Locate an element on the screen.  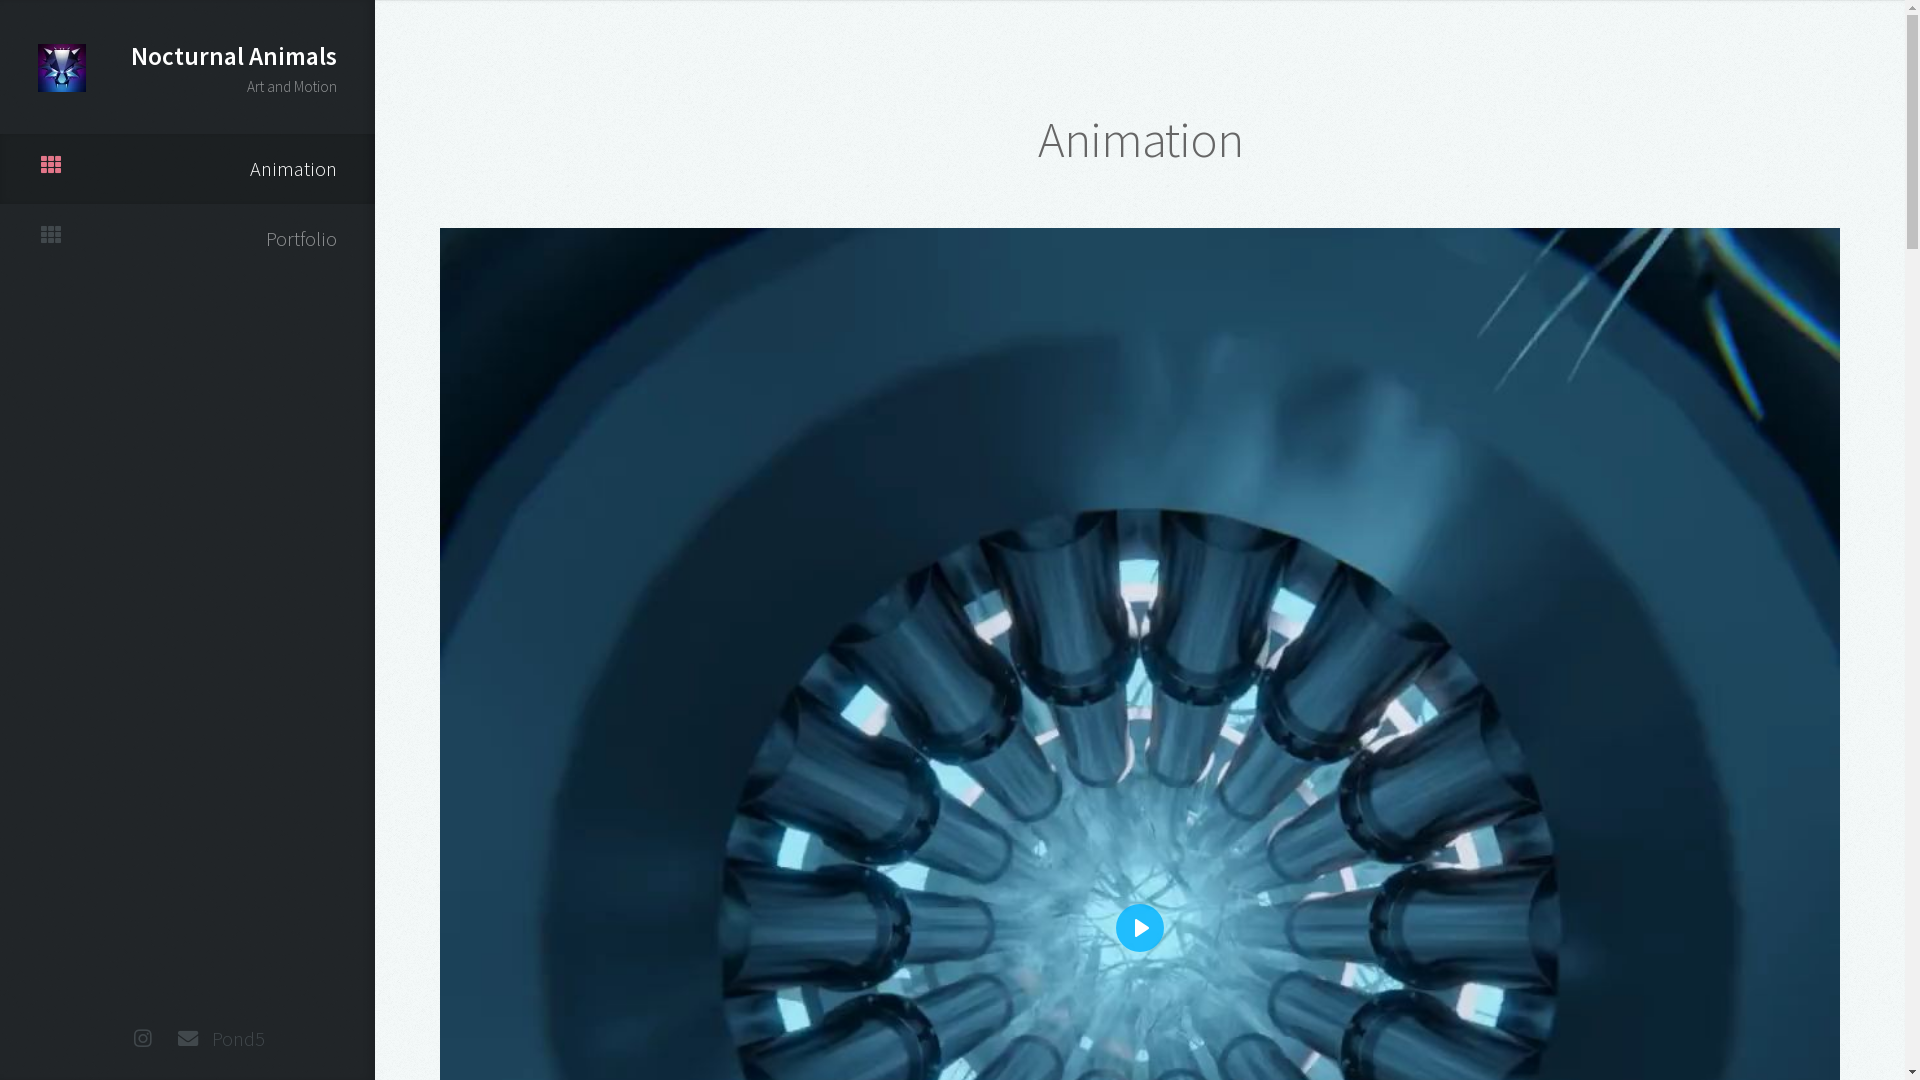
'Play' is located at coordinates (1140, 928).